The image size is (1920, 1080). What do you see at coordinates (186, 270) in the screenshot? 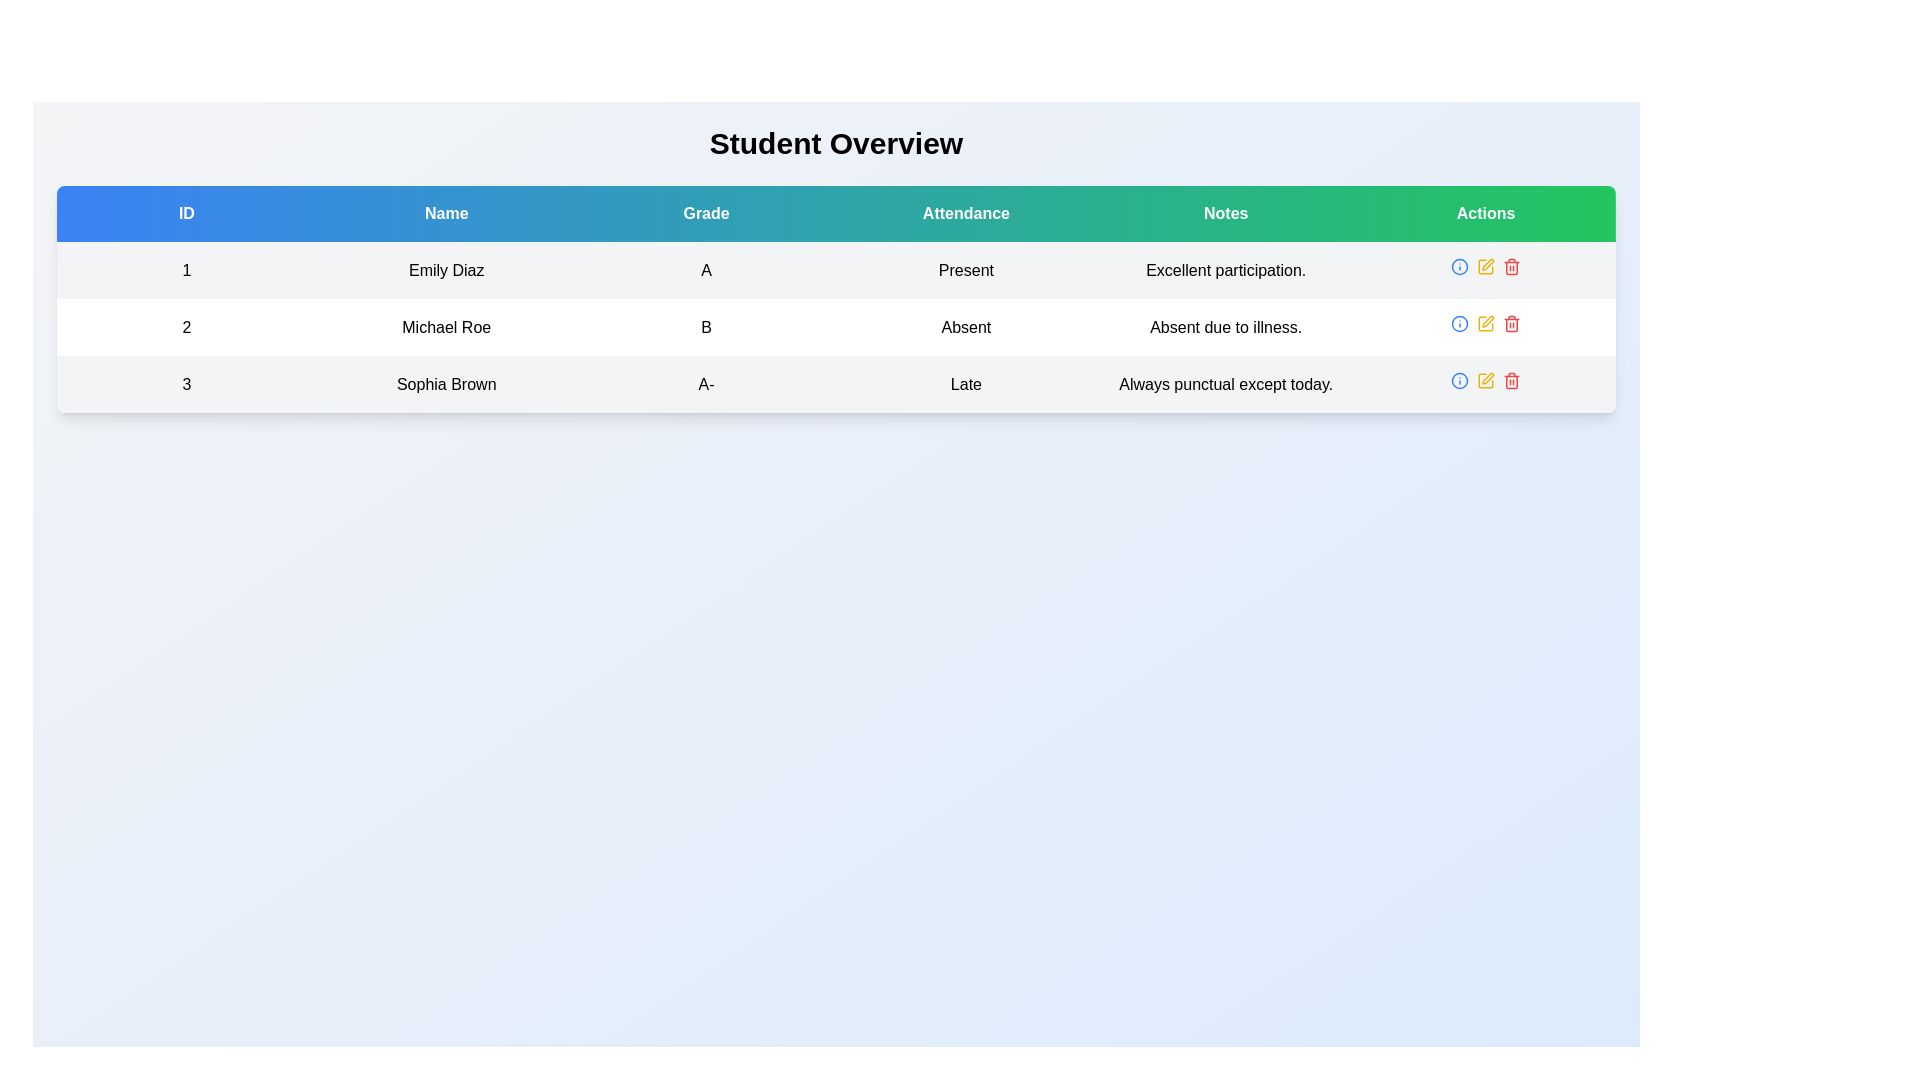
I see `the text displaying the student ID number located in the first column and first row of the table under the header 'ID'` at bounding box center [186, 270].